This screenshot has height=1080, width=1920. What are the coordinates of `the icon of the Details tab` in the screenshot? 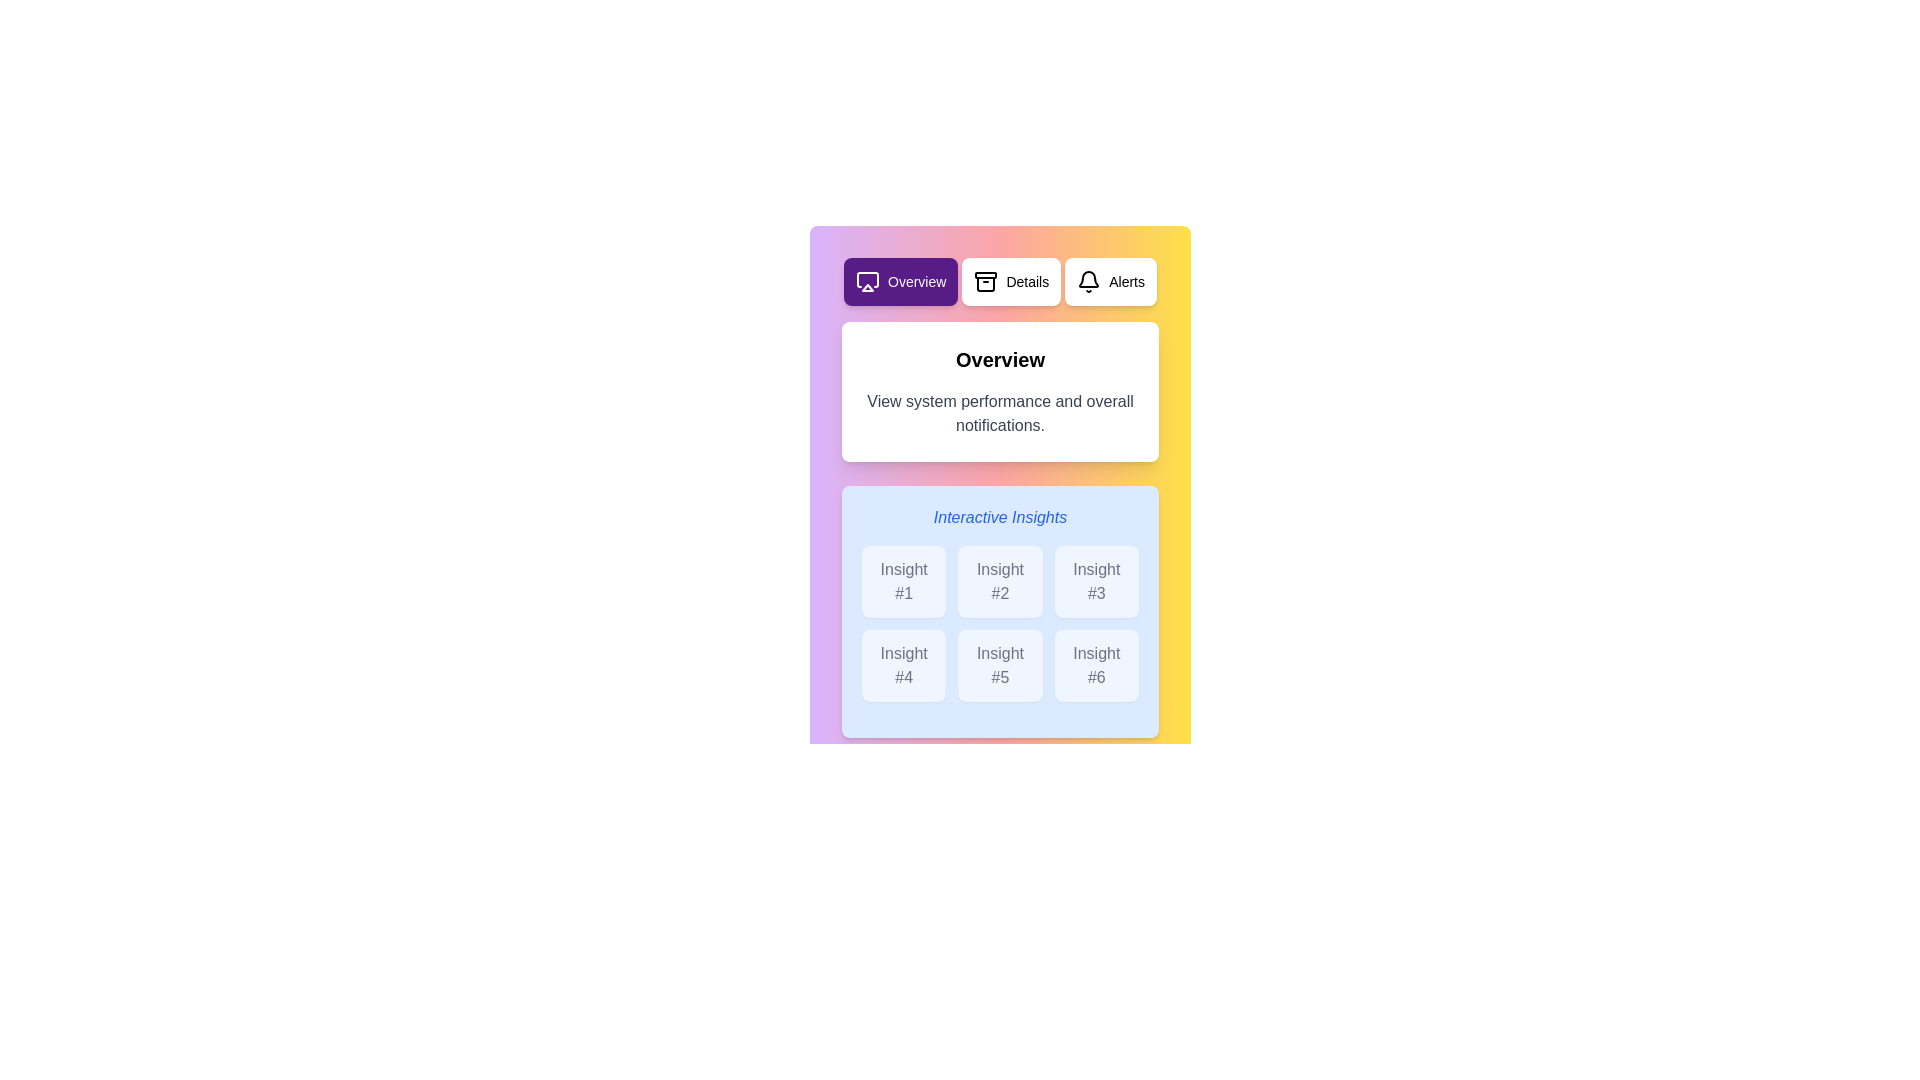 It's located at (986, 281).